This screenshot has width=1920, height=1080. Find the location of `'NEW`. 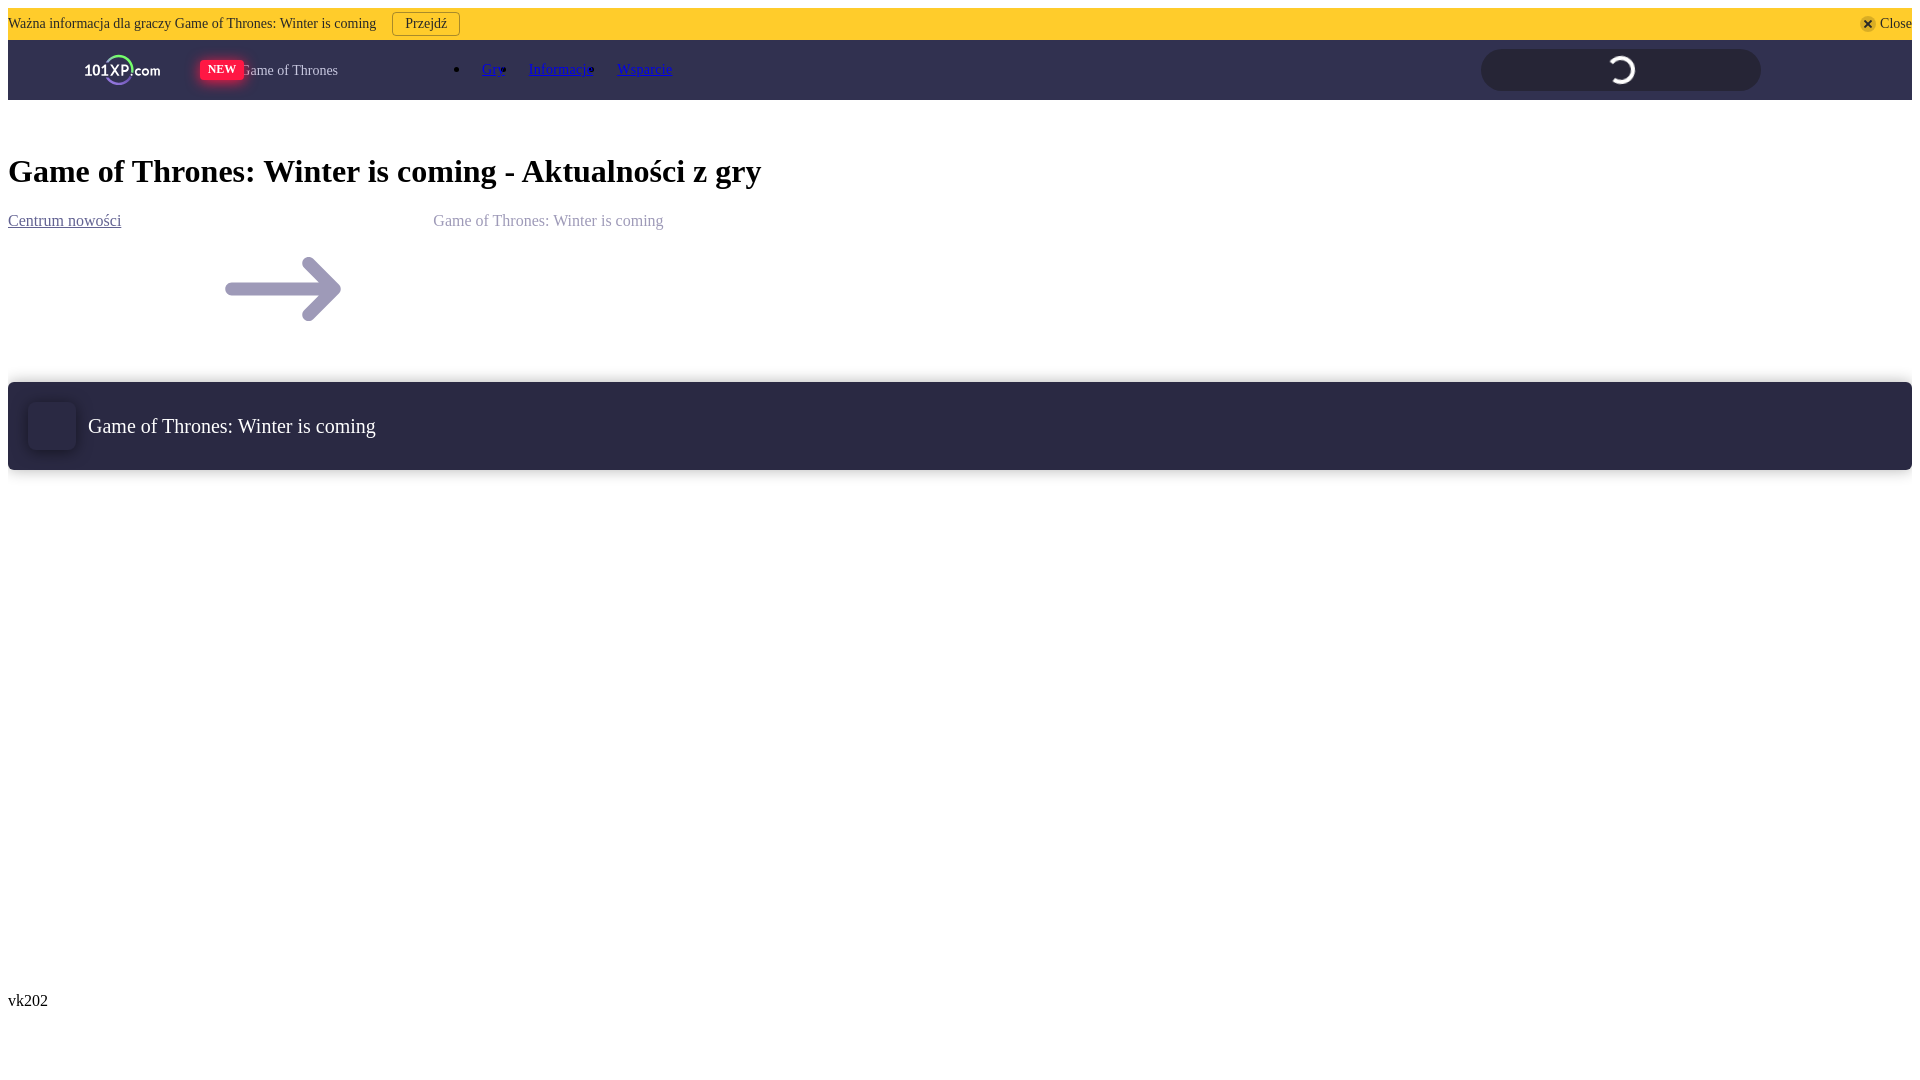

'NEW is located at coordinates (304, 69).